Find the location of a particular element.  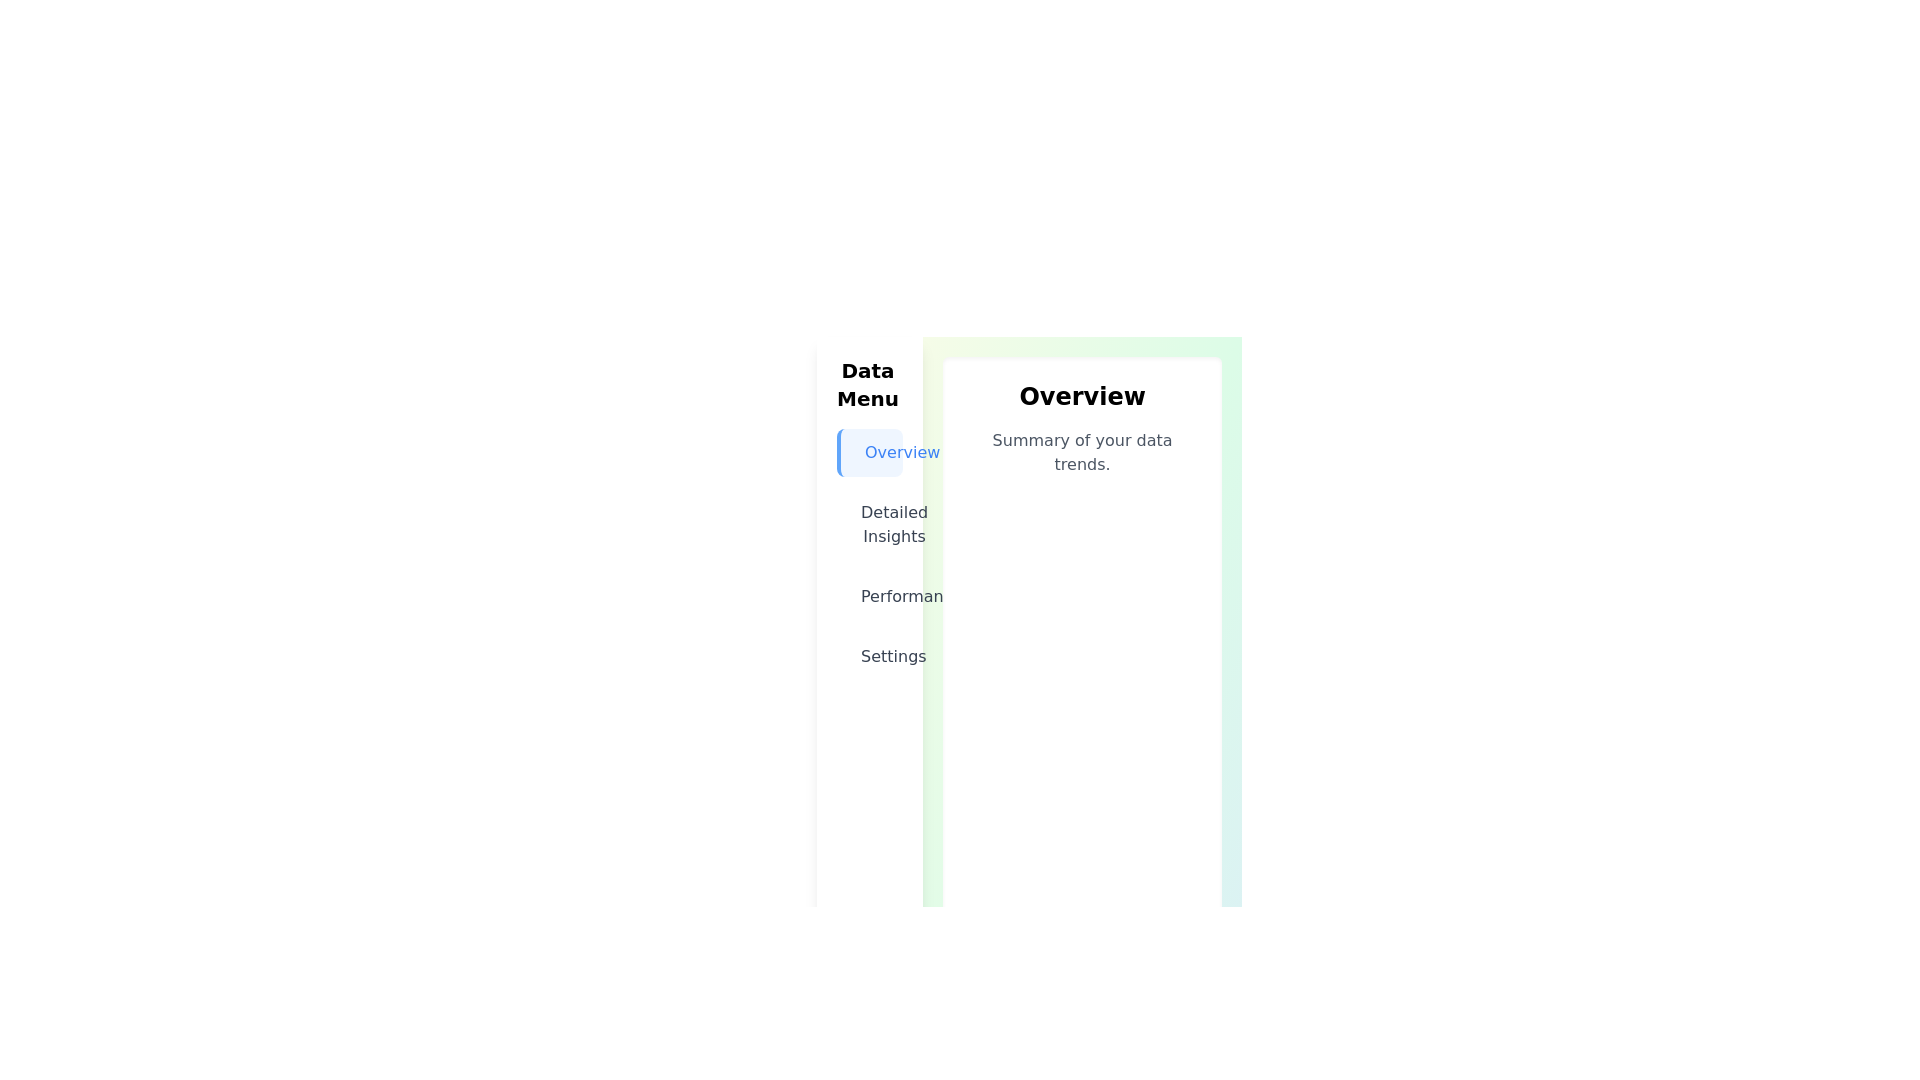

the menu item labeled Performance is located at coordinates (870, 596).